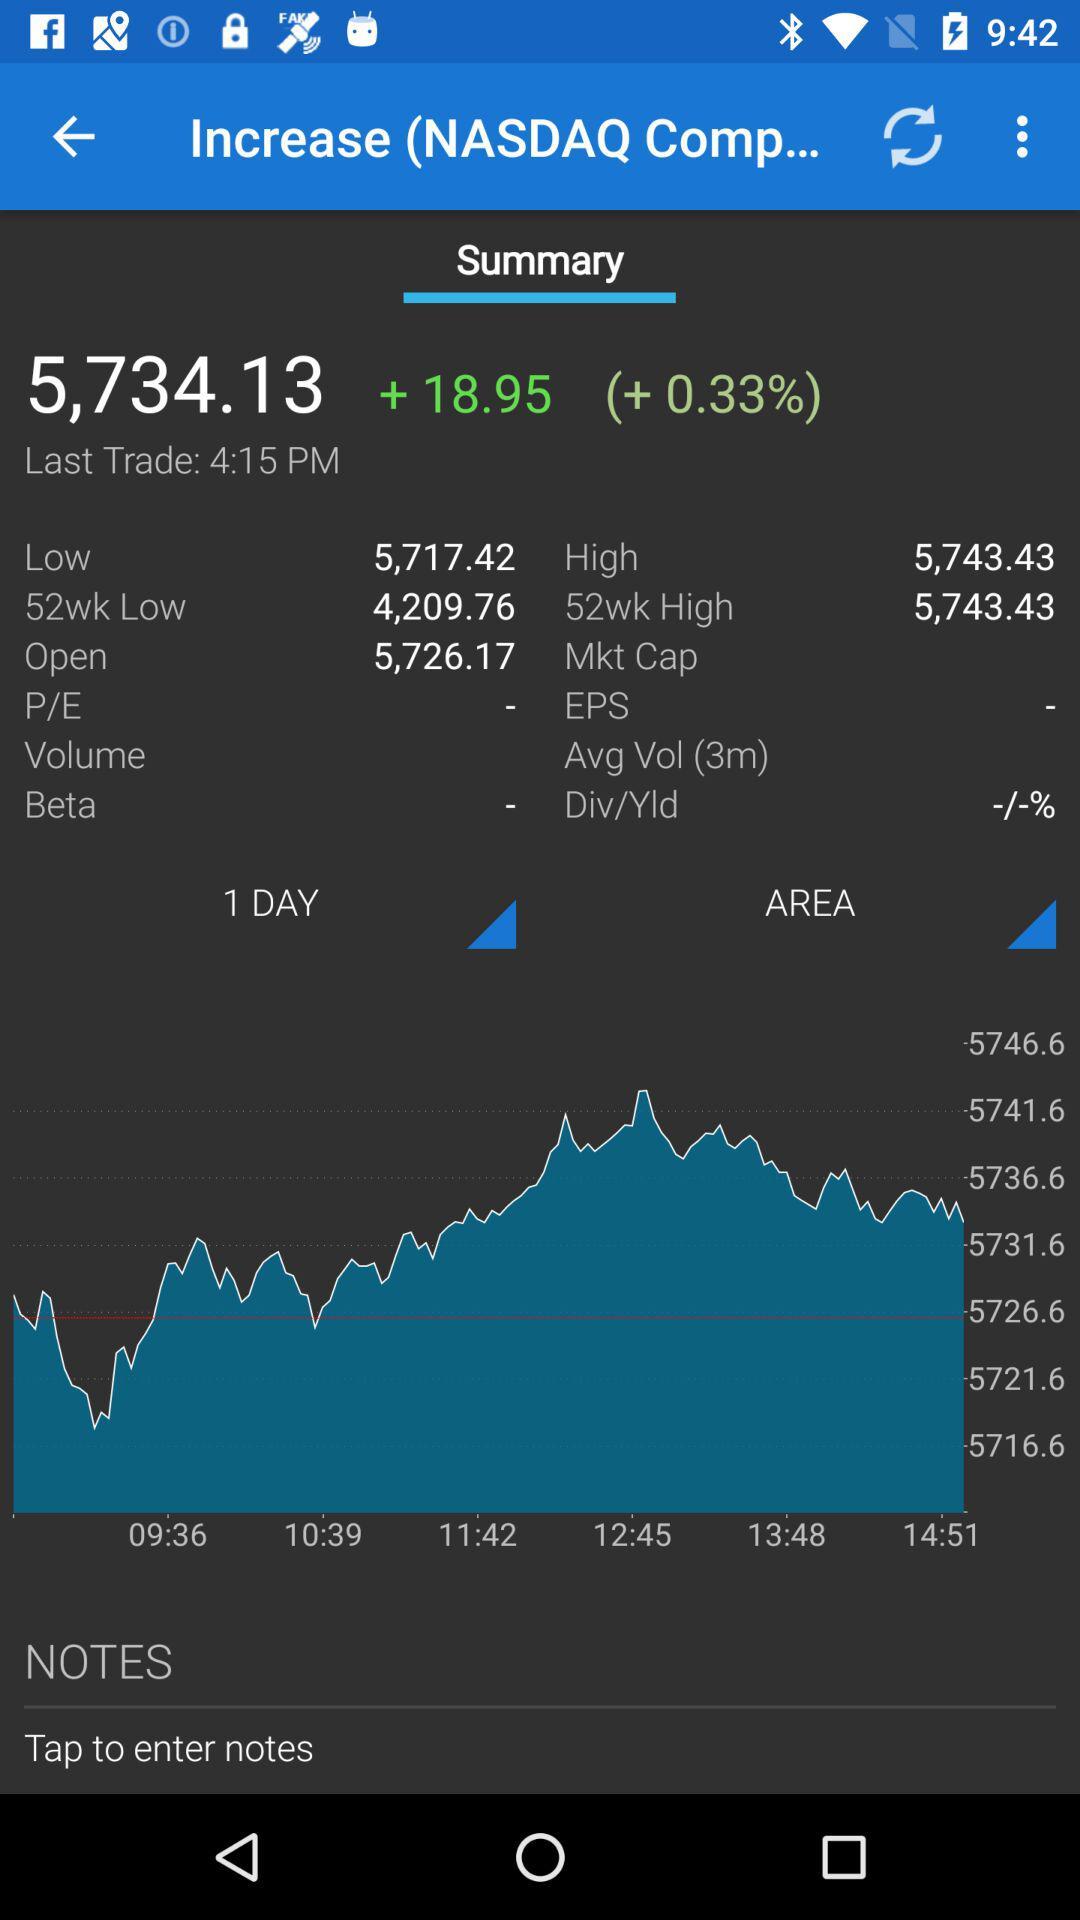 The width and height of the screenshot is (1080, 1920). What do you see at coordinates (540, 1270) in the screenshot?
I see `the item below the 1 day item` at bounding box center [540, 1270].